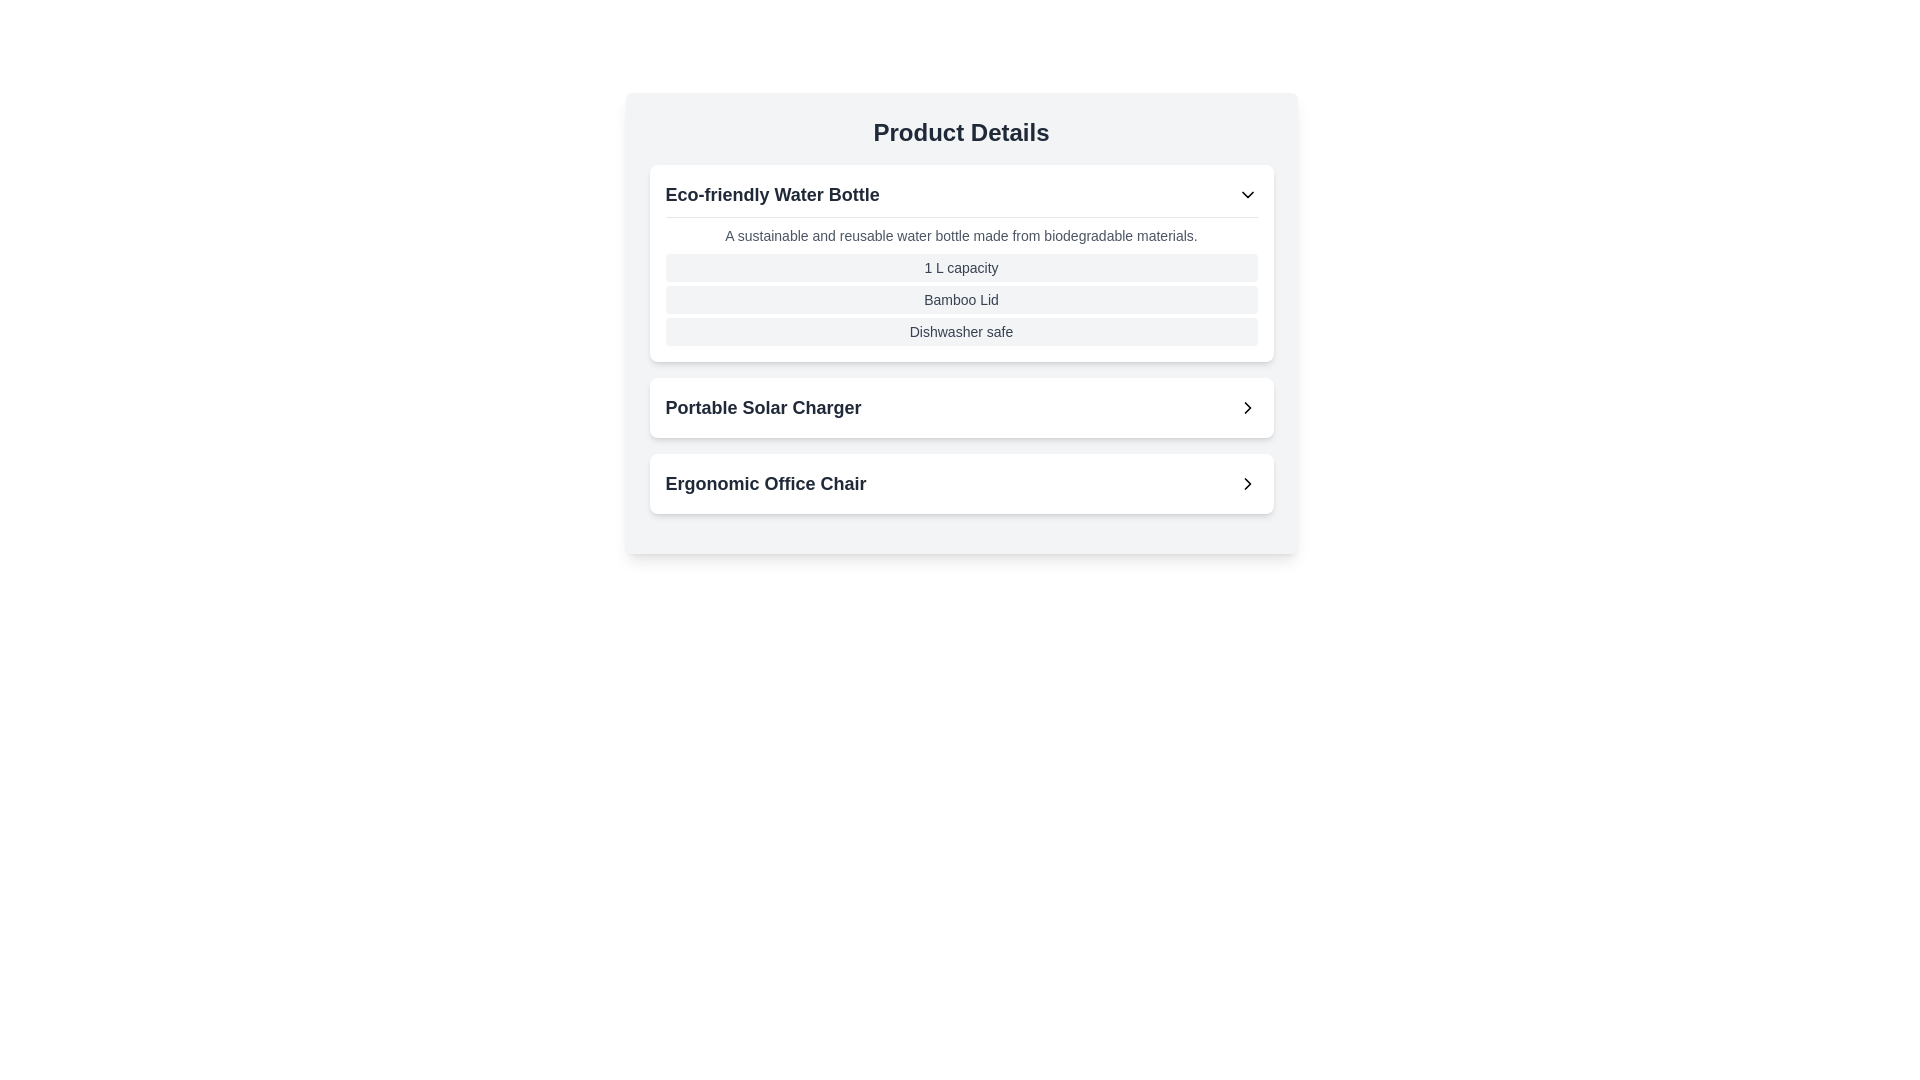 The width and height of the screenshot is (1920, 1080). I want to click on the second item in the 'Product Details' list, labeled 'Portable Solar Charger', so click(961, 407).